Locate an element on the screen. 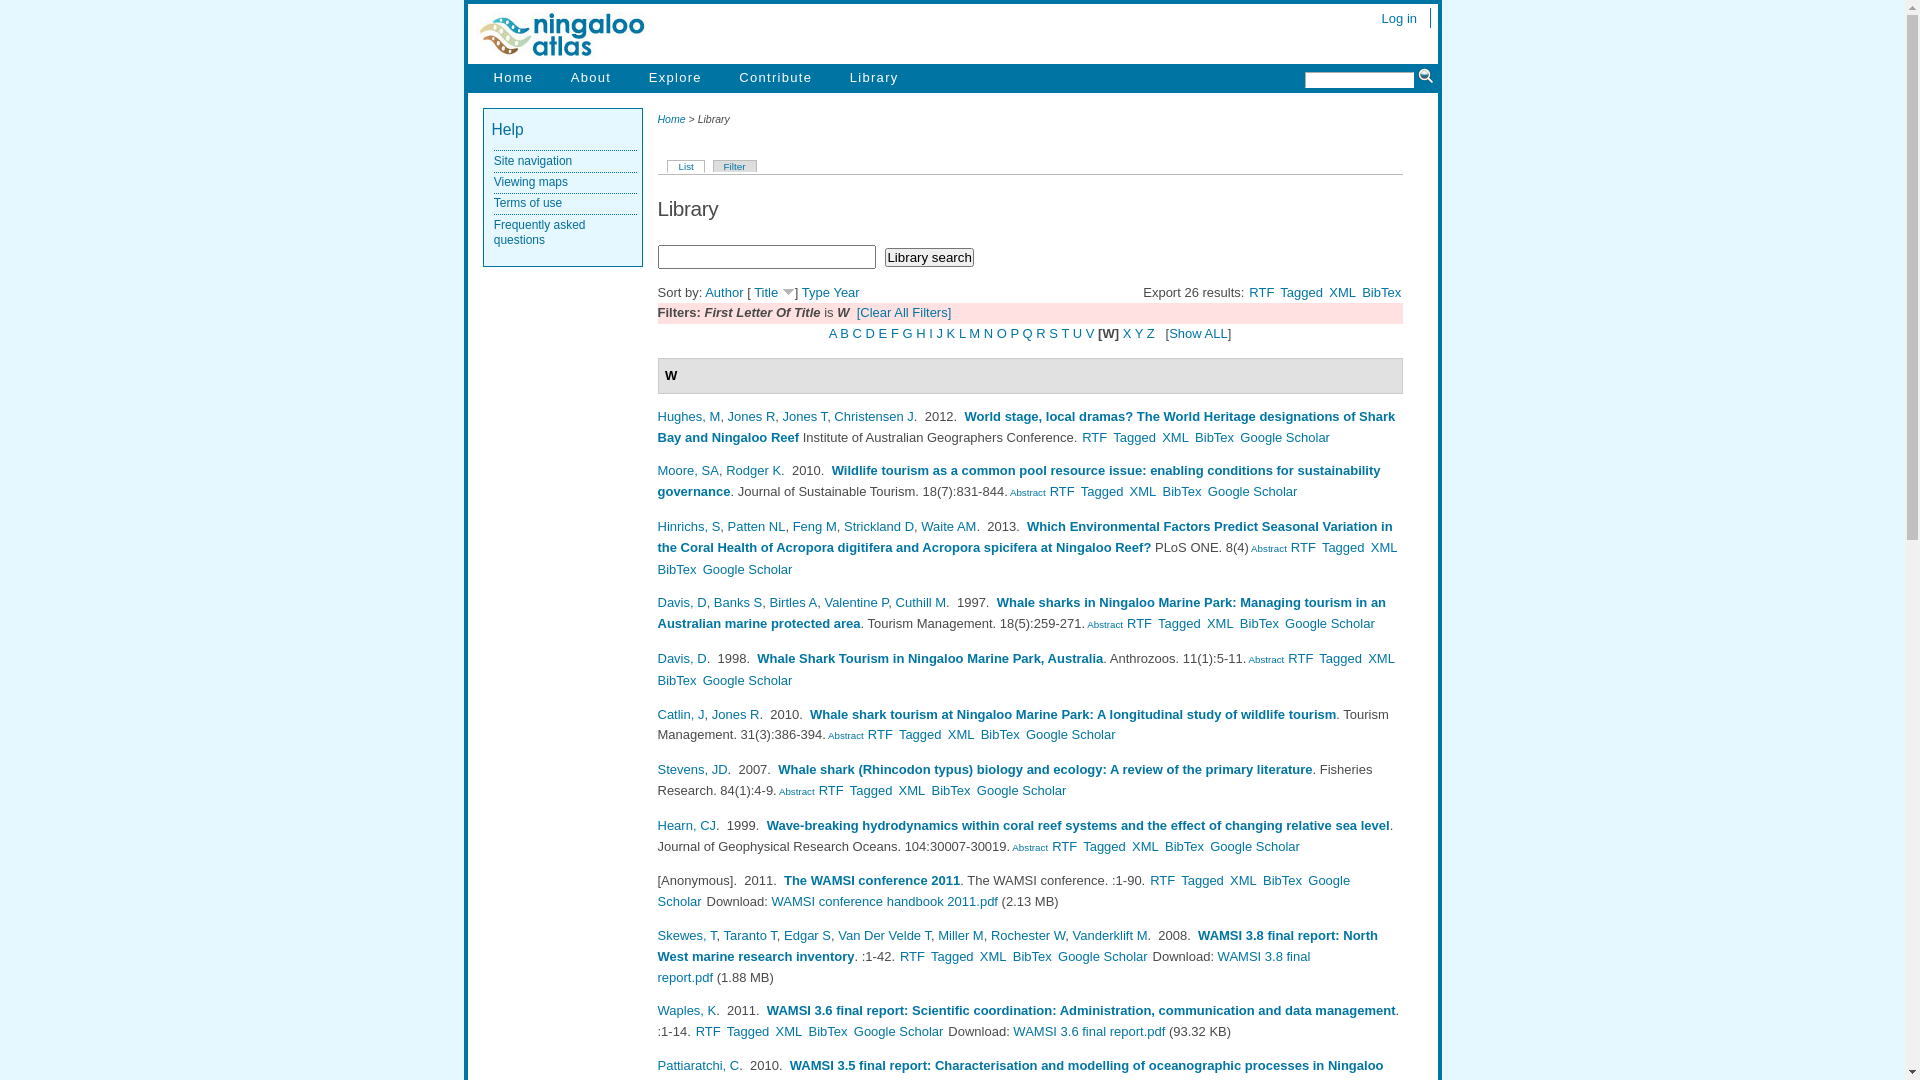  'Cuthill M' is located at coordinates (920, 601).